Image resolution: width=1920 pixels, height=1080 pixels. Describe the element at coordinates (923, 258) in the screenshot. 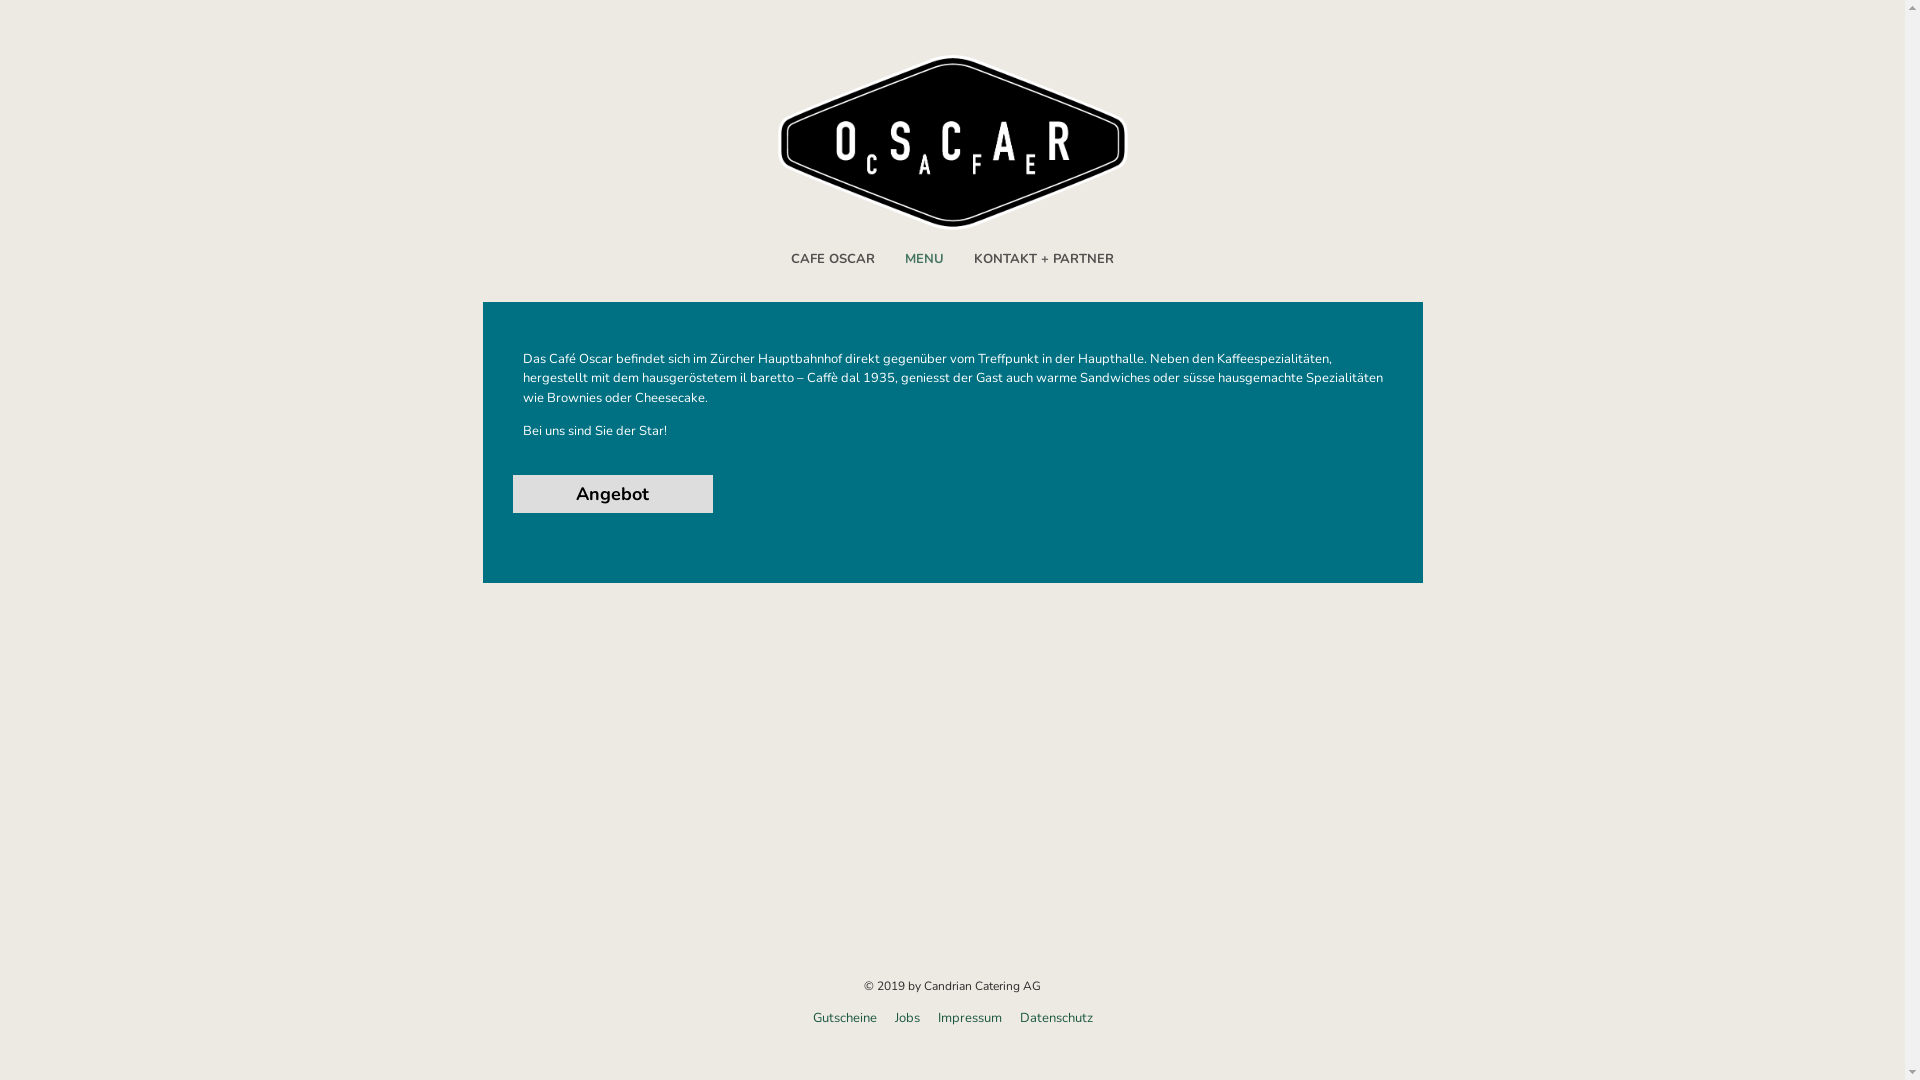

I see `'MENU'` at that location.